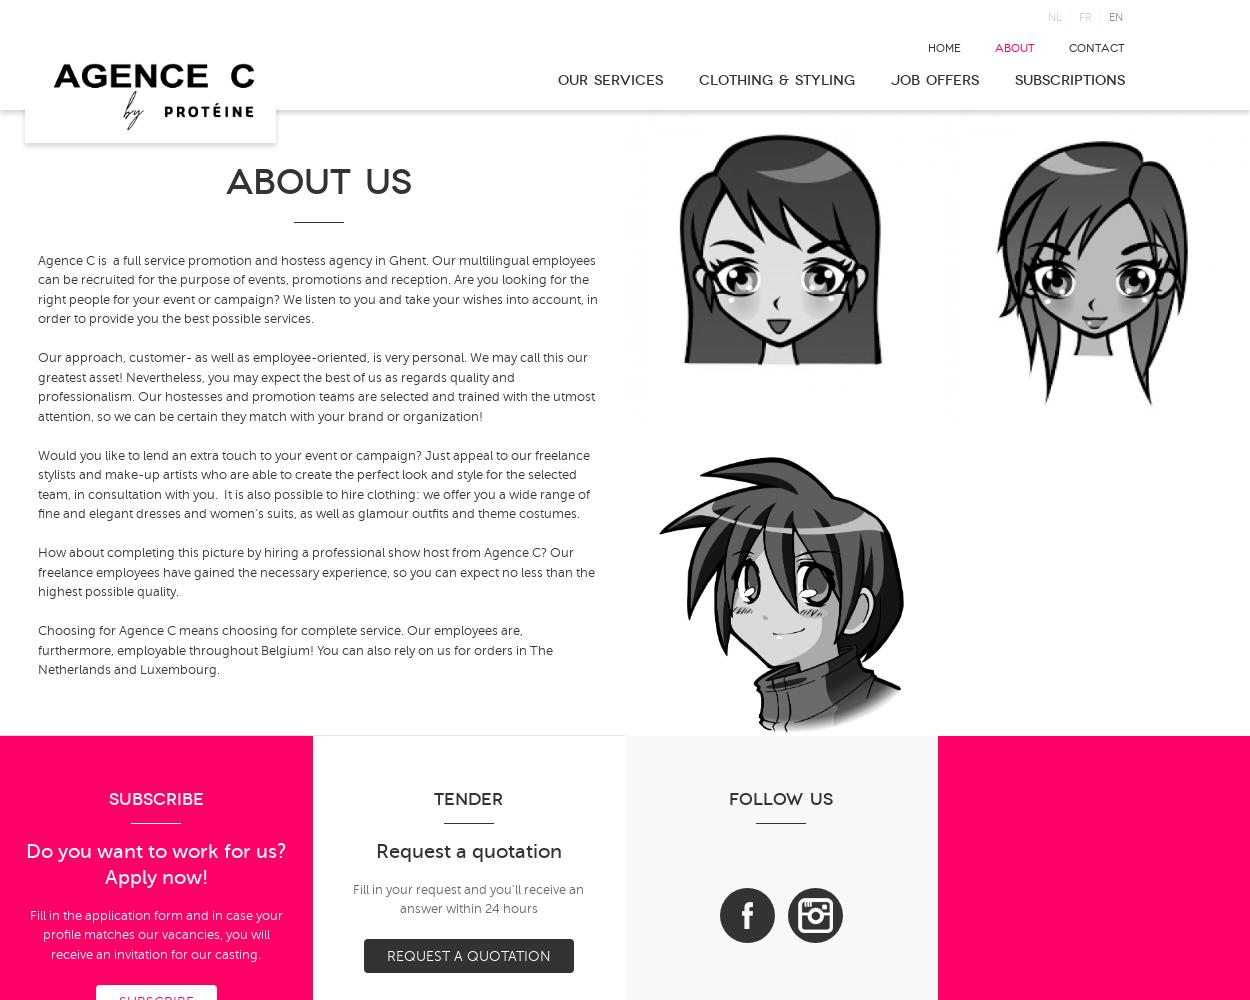  What do you see at coordinates (781, 799) in the screenshot?
I see `'Follow us'` at bounding box center [781, 799].